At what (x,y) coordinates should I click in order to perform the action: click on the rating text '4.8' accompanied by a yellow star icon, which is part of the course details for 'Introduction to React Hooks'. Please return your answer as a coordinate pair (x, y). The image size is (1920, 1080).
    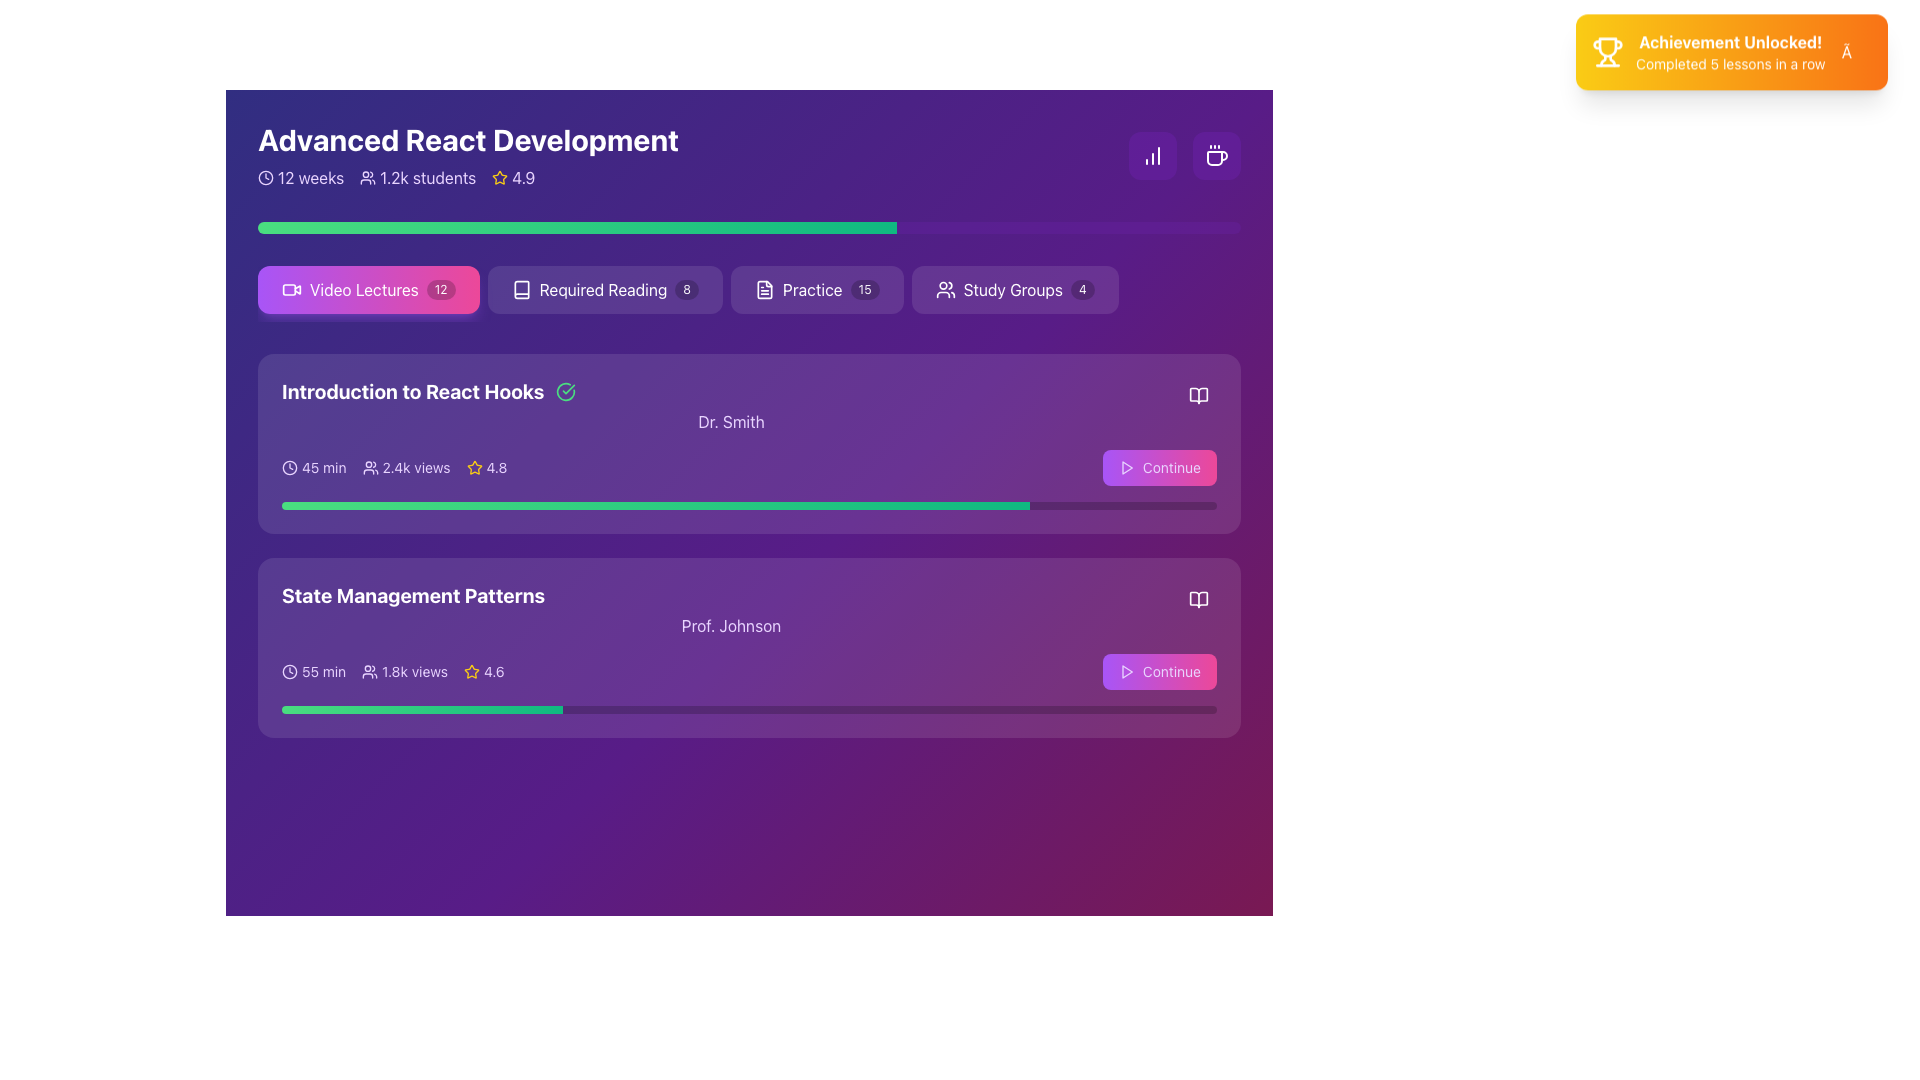
    Looking at the image, I should click on (486, 467).